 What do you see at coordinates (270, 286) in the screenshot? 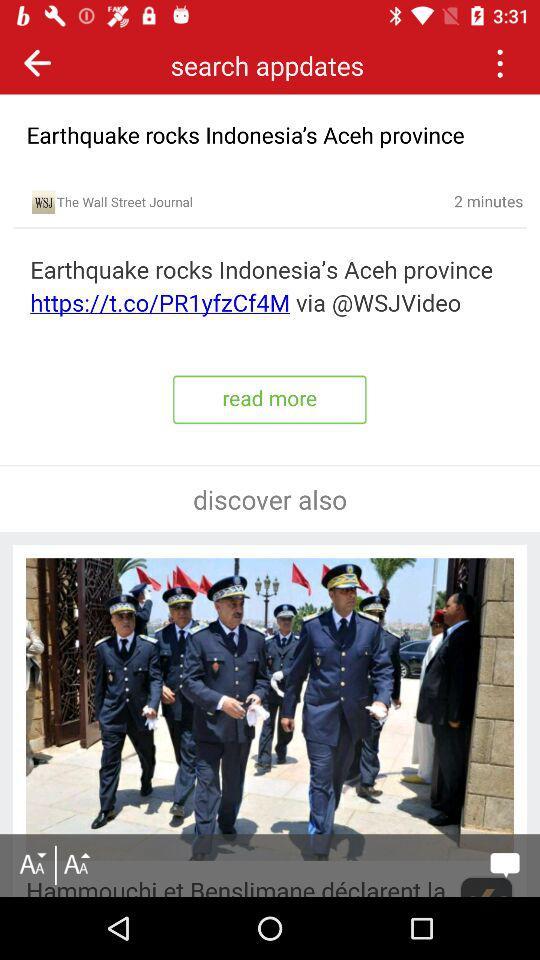
I see `website address link` at bounding box center [270, 286].